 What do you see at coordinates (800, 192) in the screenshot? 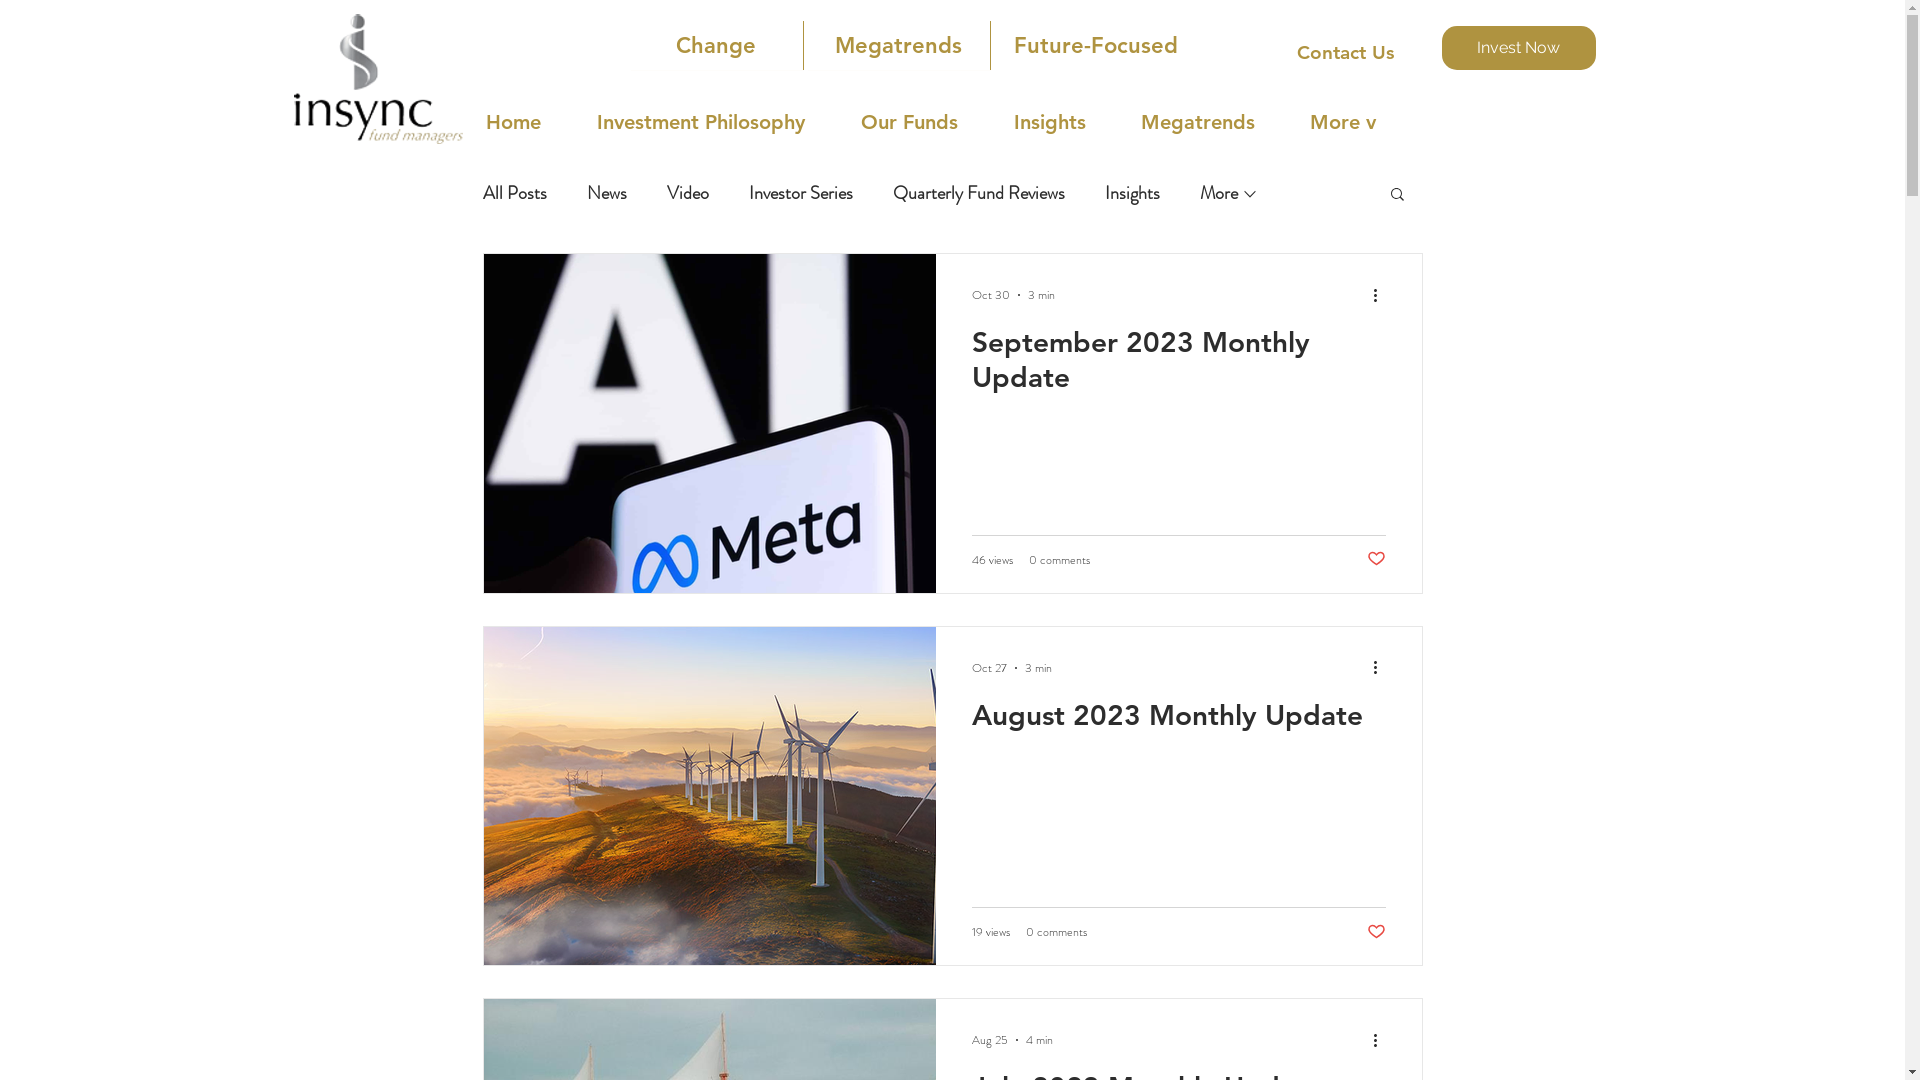
I see `'Investor Series'` at bounding box center [800, 192].